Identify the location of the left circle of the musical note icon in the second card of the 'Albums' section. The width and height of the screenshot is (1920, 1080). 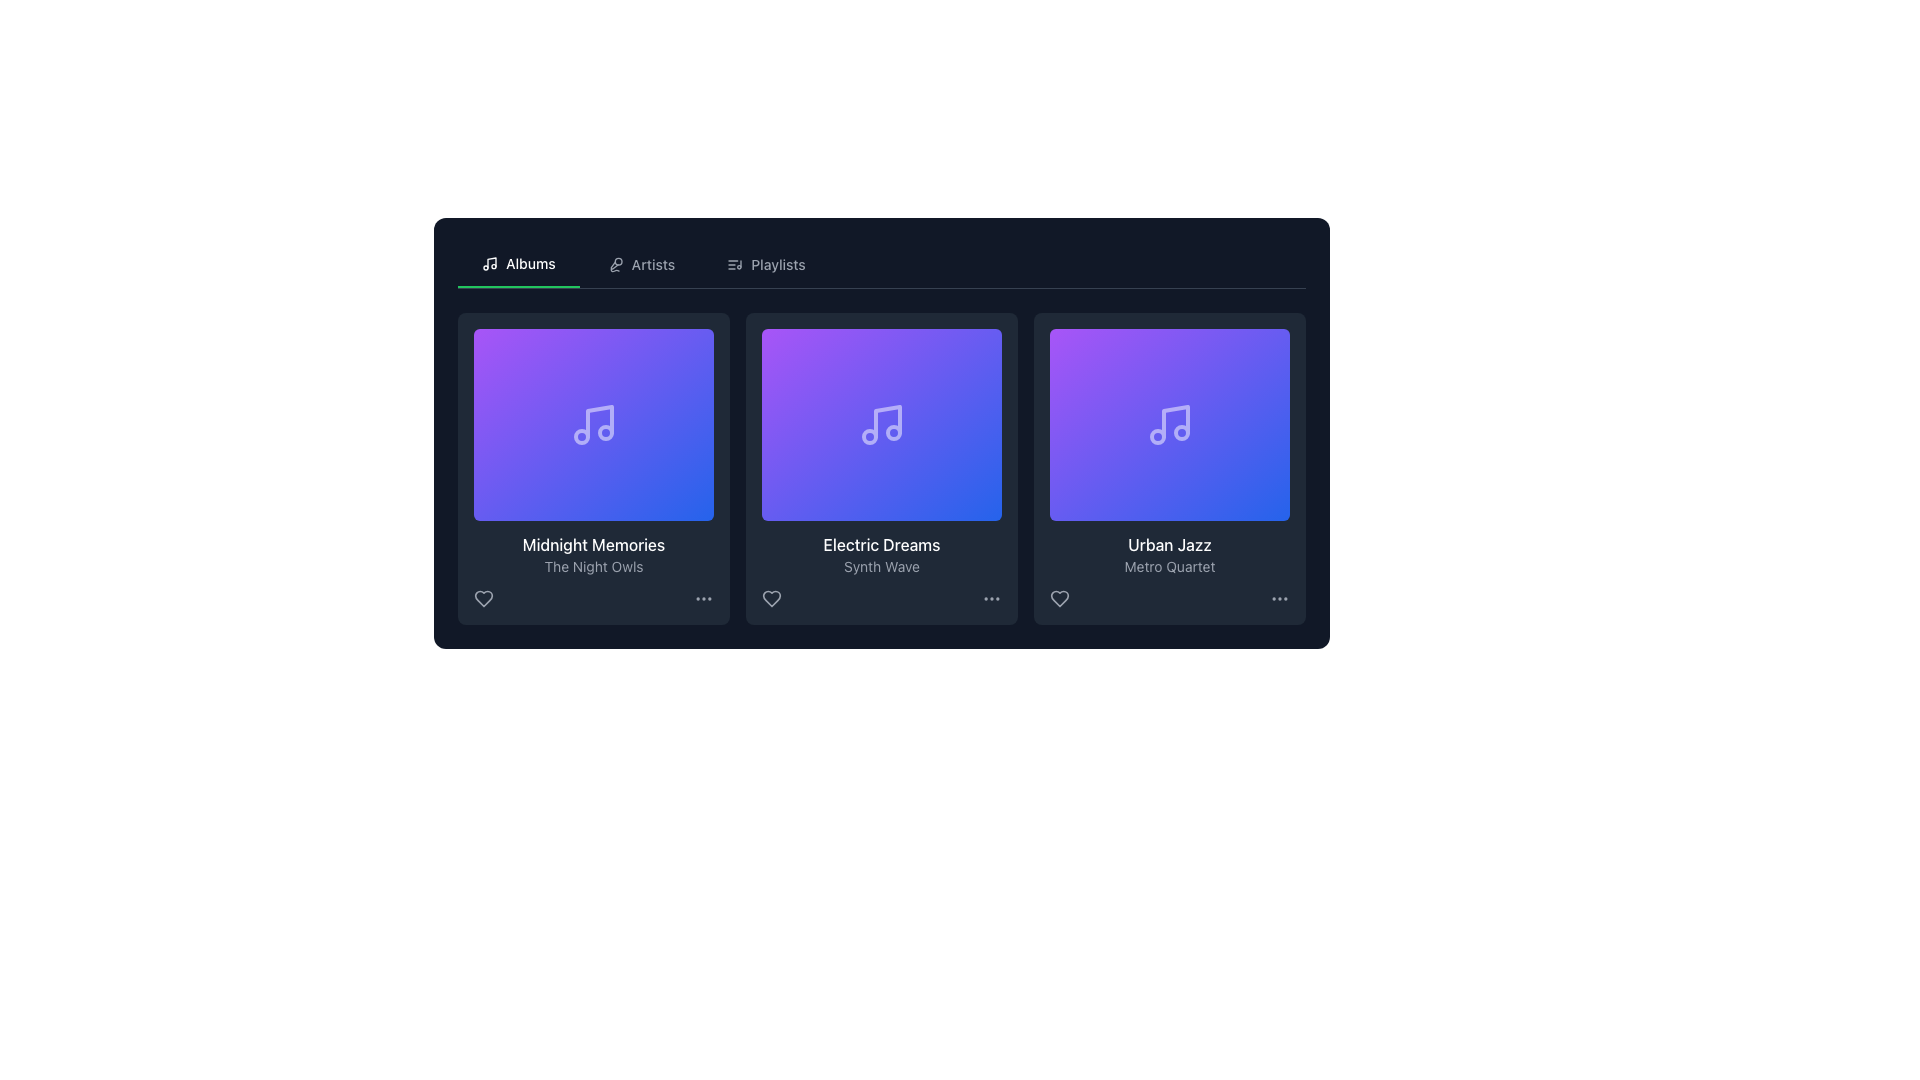
(869, 435).